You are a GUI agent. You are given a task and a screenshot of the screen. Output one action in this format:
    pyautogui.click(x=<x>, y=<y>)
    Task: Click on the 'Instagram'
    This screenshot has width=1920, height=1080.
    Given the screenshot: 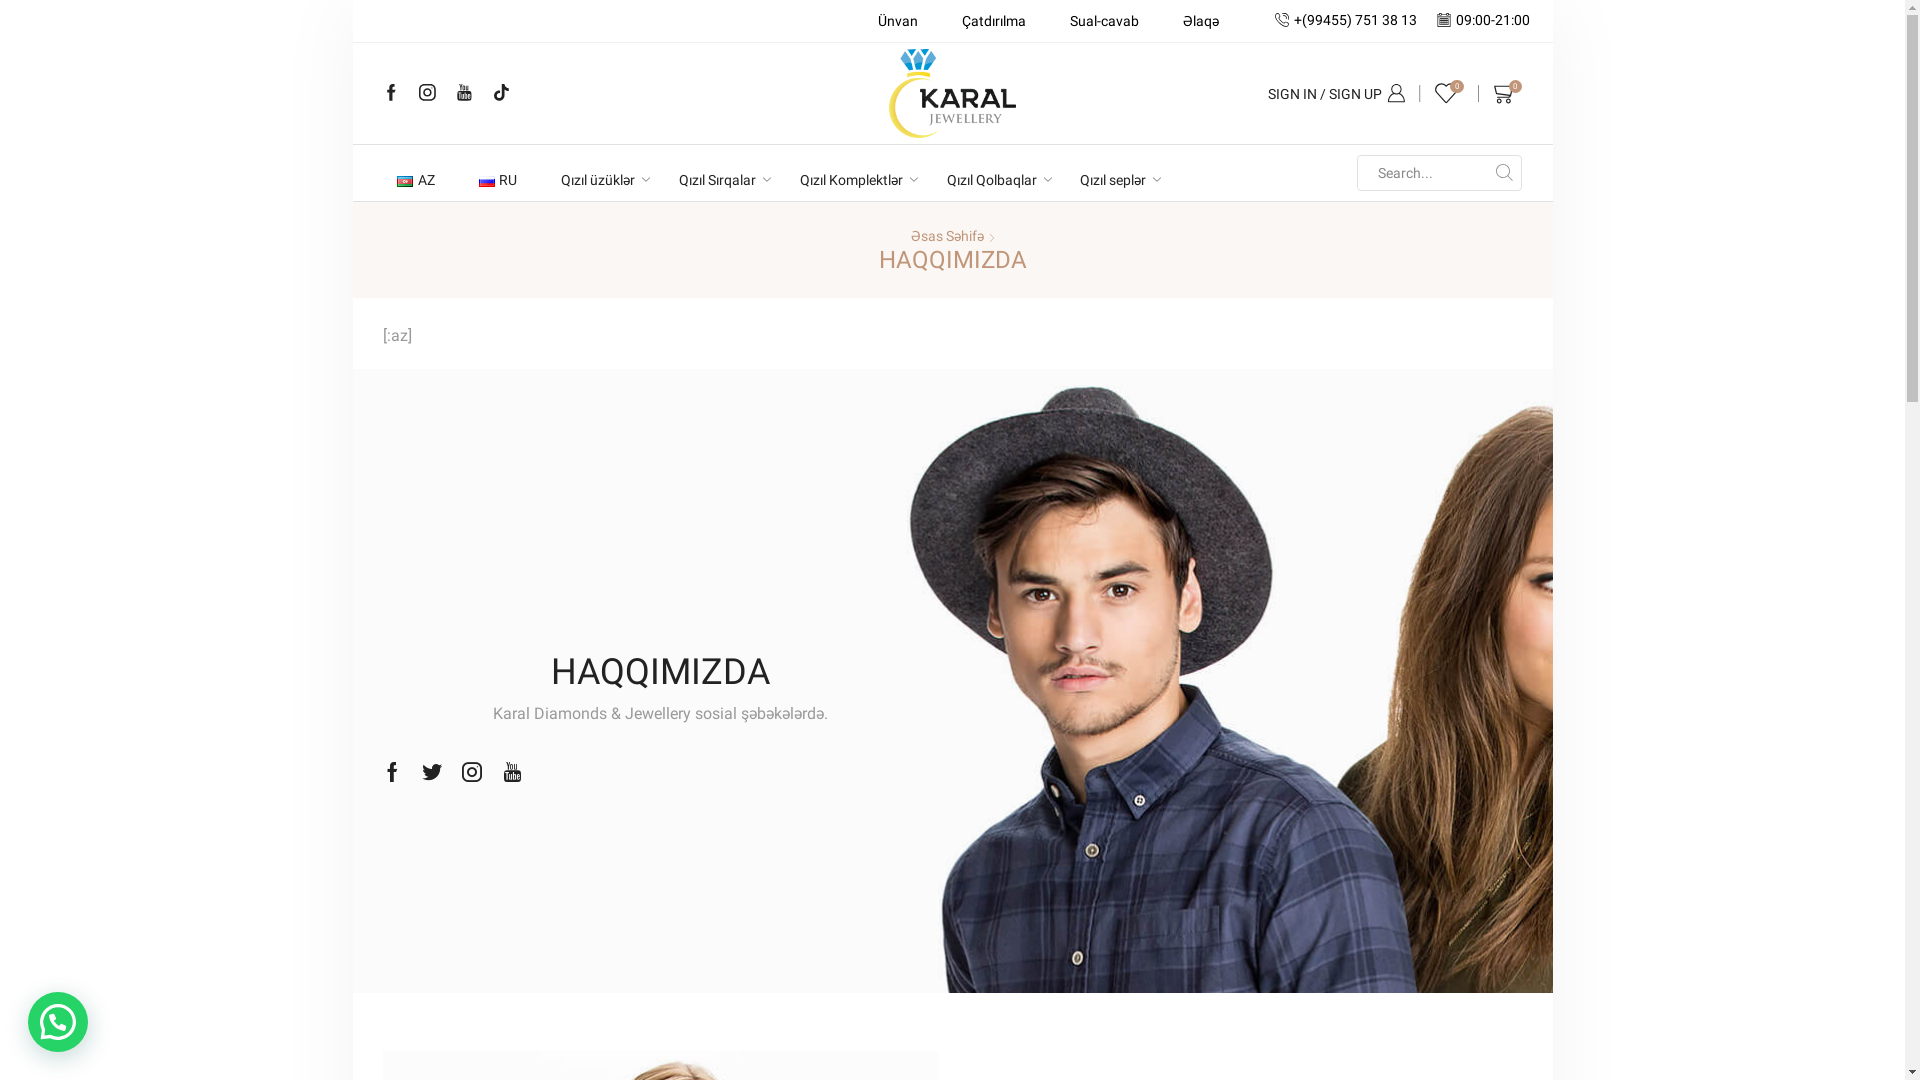 What is the action you would take?
    pyautogui.click(x=470, y=770)
    